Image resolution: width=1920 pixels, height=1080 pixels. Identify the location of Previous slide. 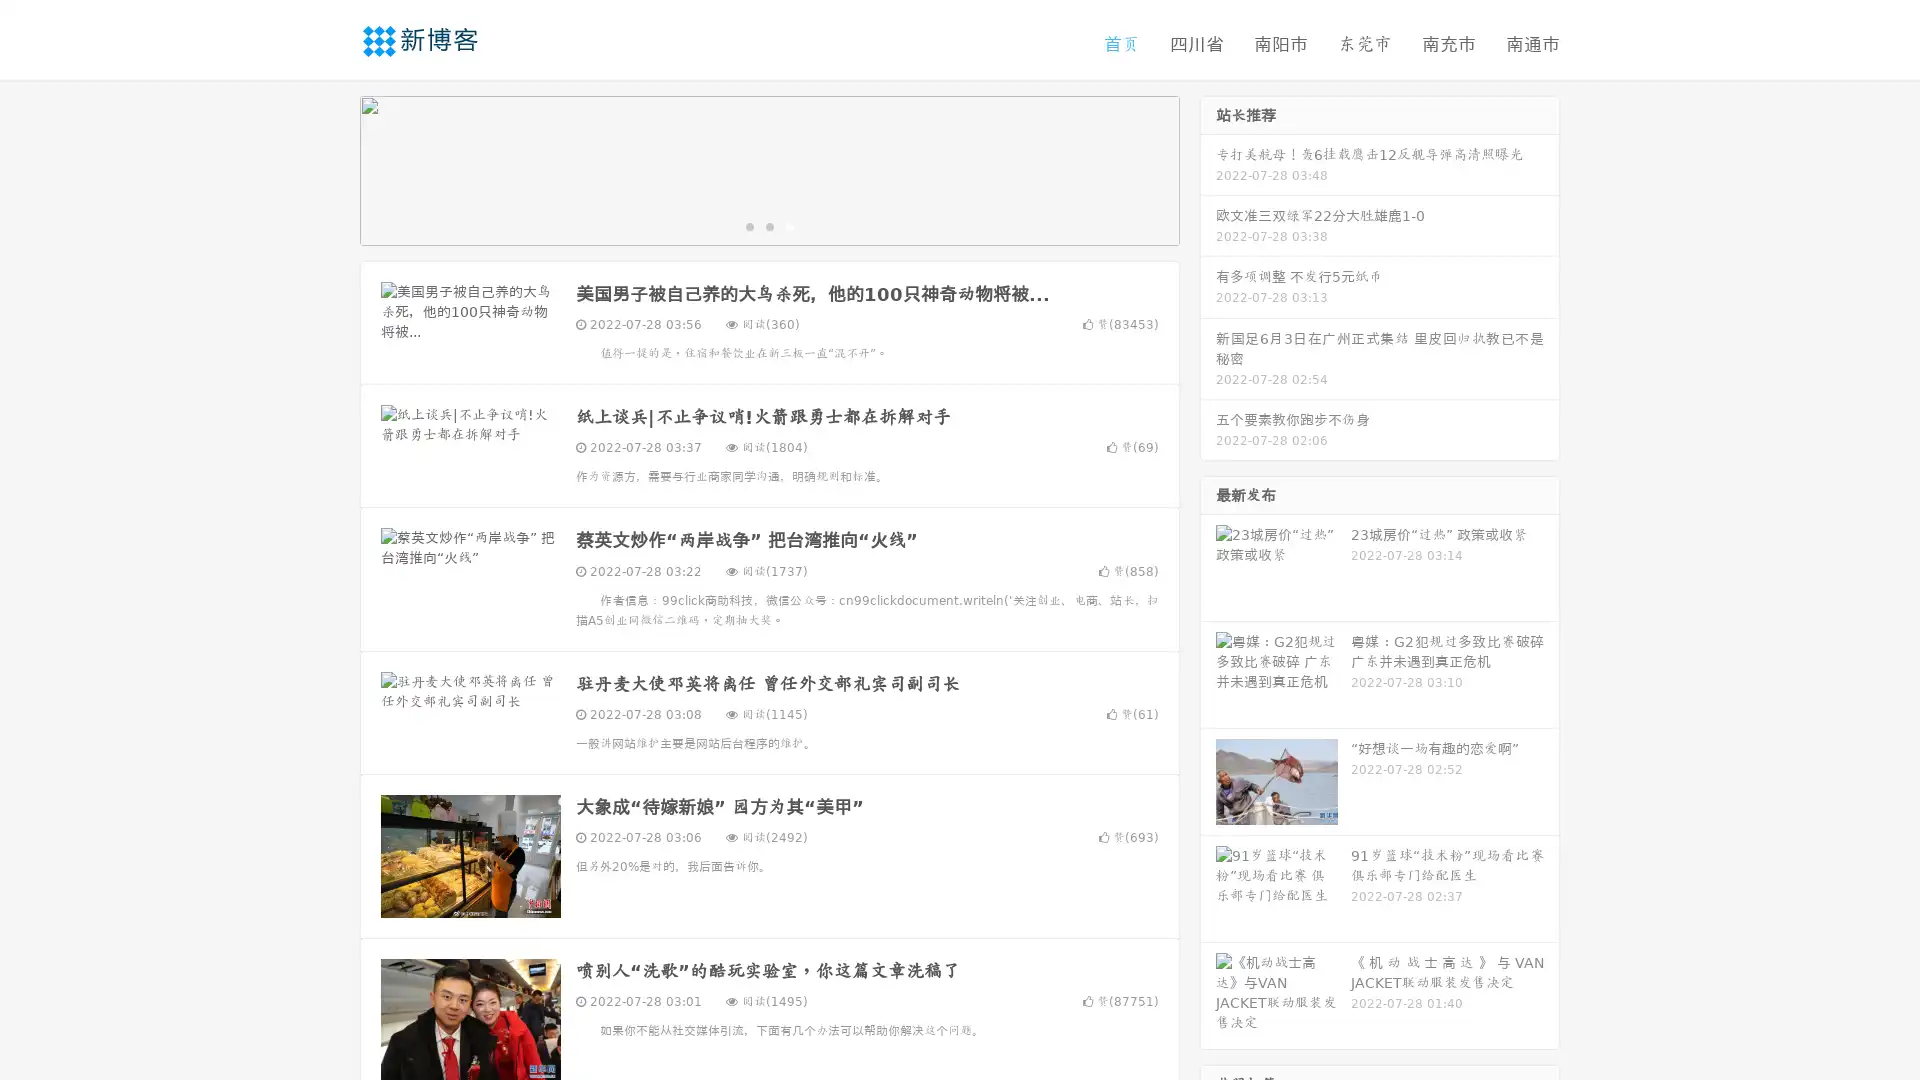
(330, 168).